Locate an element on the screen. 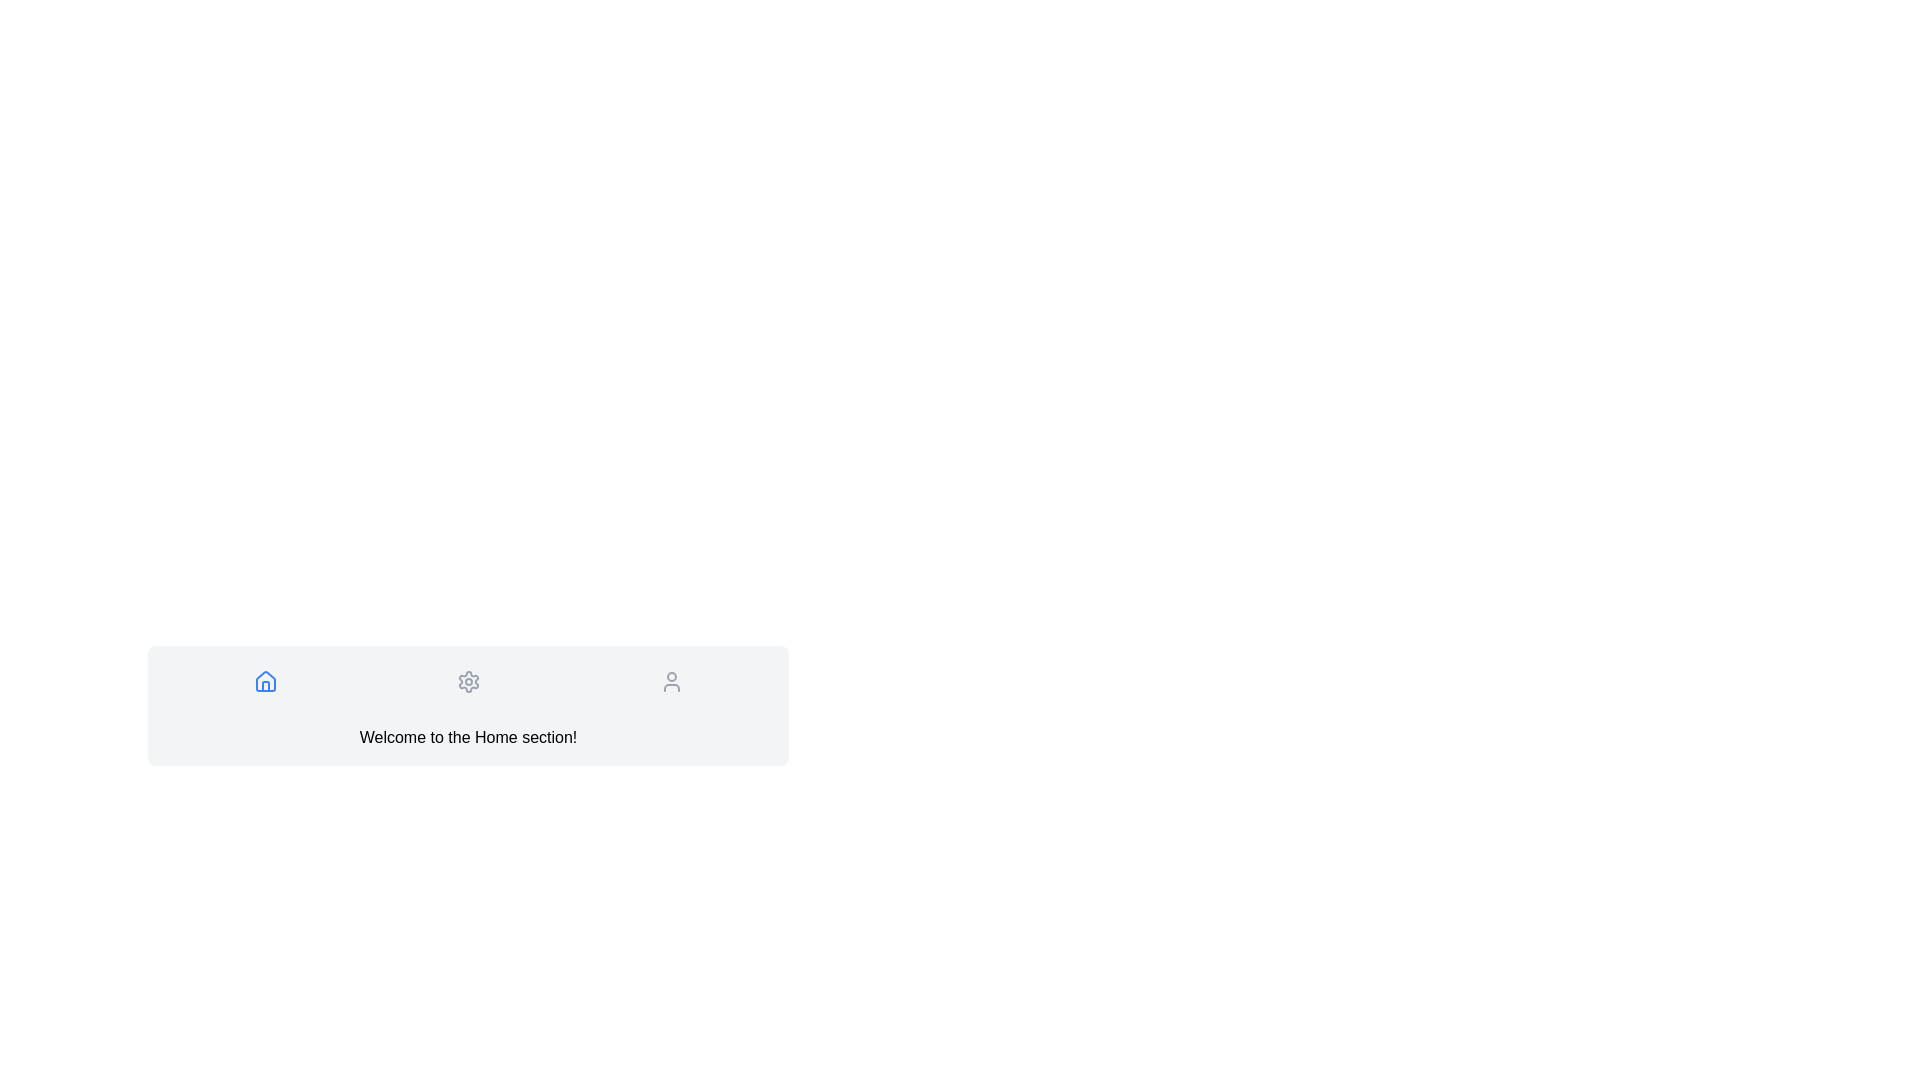  the leftmost icon in the bottom navigation bar that serves as a button to navigate to the home or main section of the application is located at coordinates (264, 681).